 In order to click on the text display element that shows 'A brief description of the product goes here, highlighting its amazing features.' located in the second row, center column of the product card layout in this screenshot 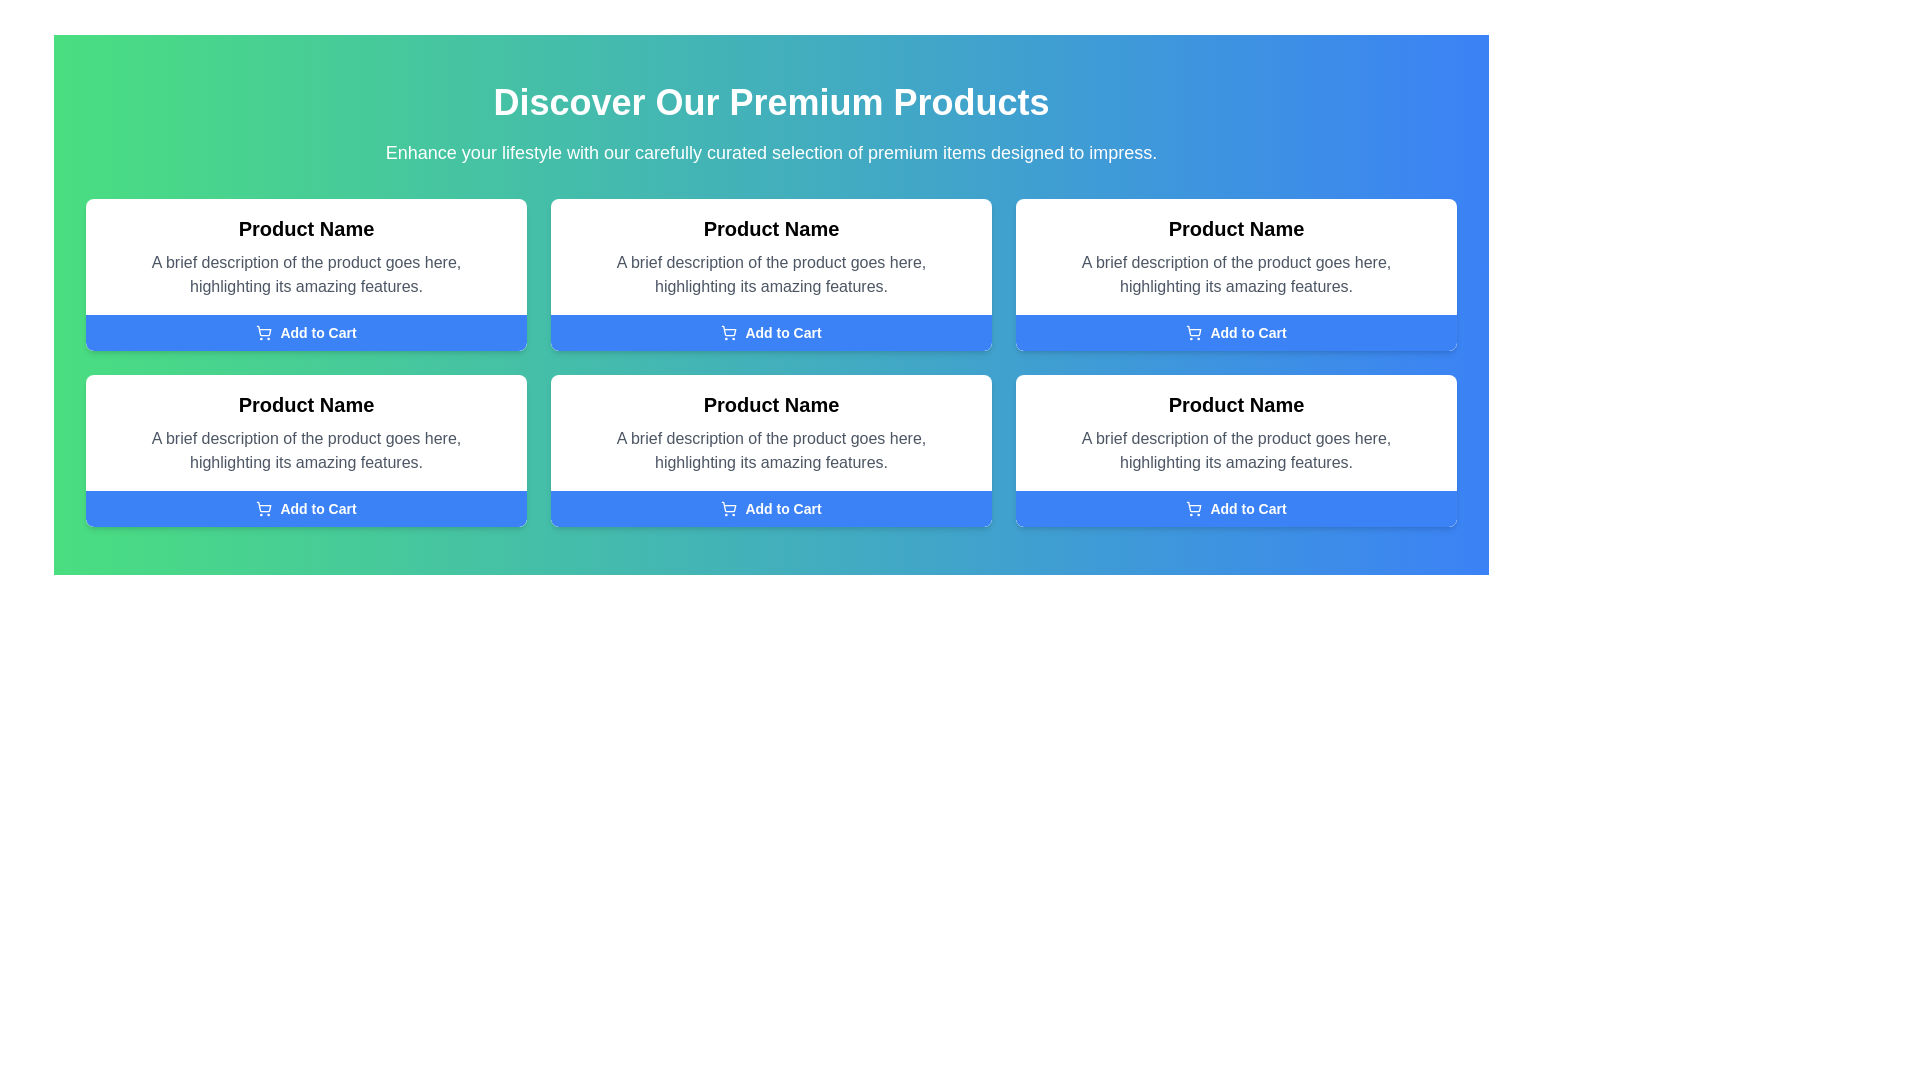, I will do `click(770, 451)`.